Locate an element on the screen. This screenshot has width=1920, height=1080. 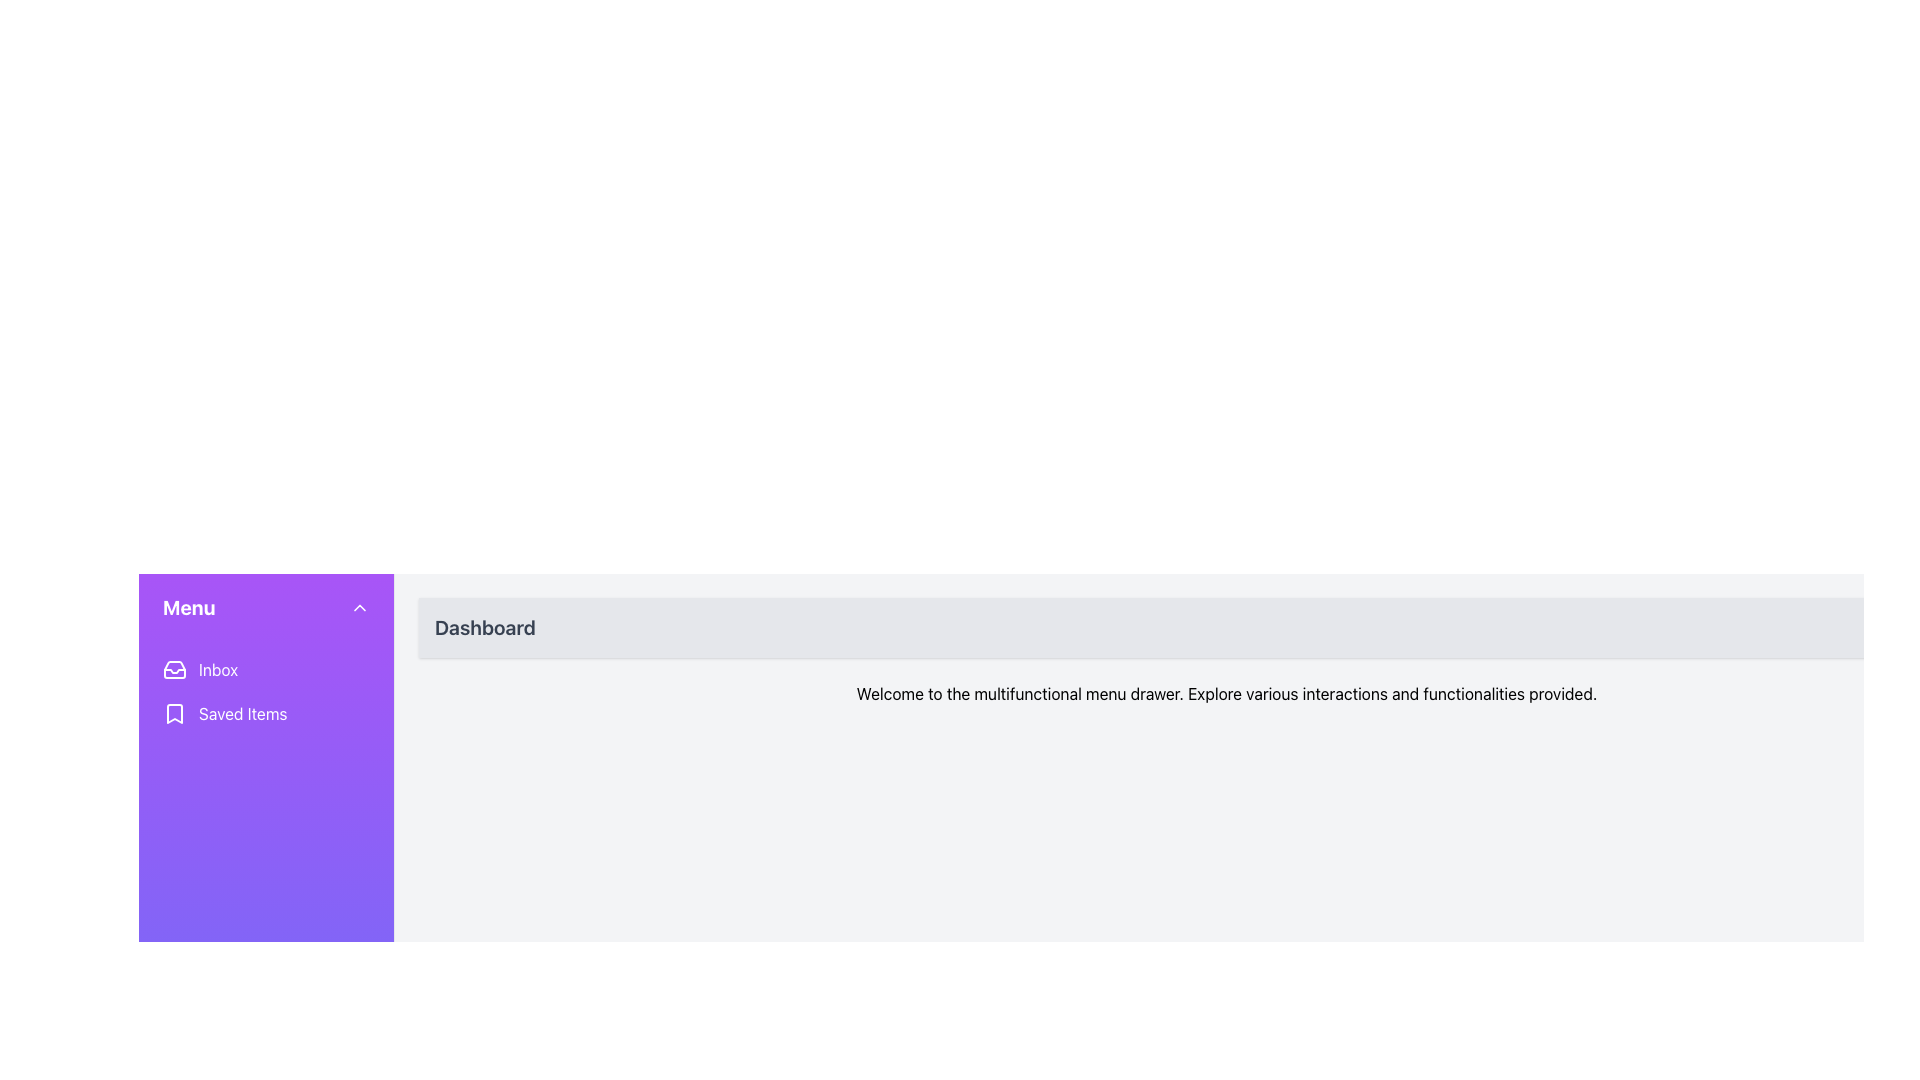
the Text Label that serves as a title or header for the current view, located at the top center of the main panel is located at coordinates (485, 627).